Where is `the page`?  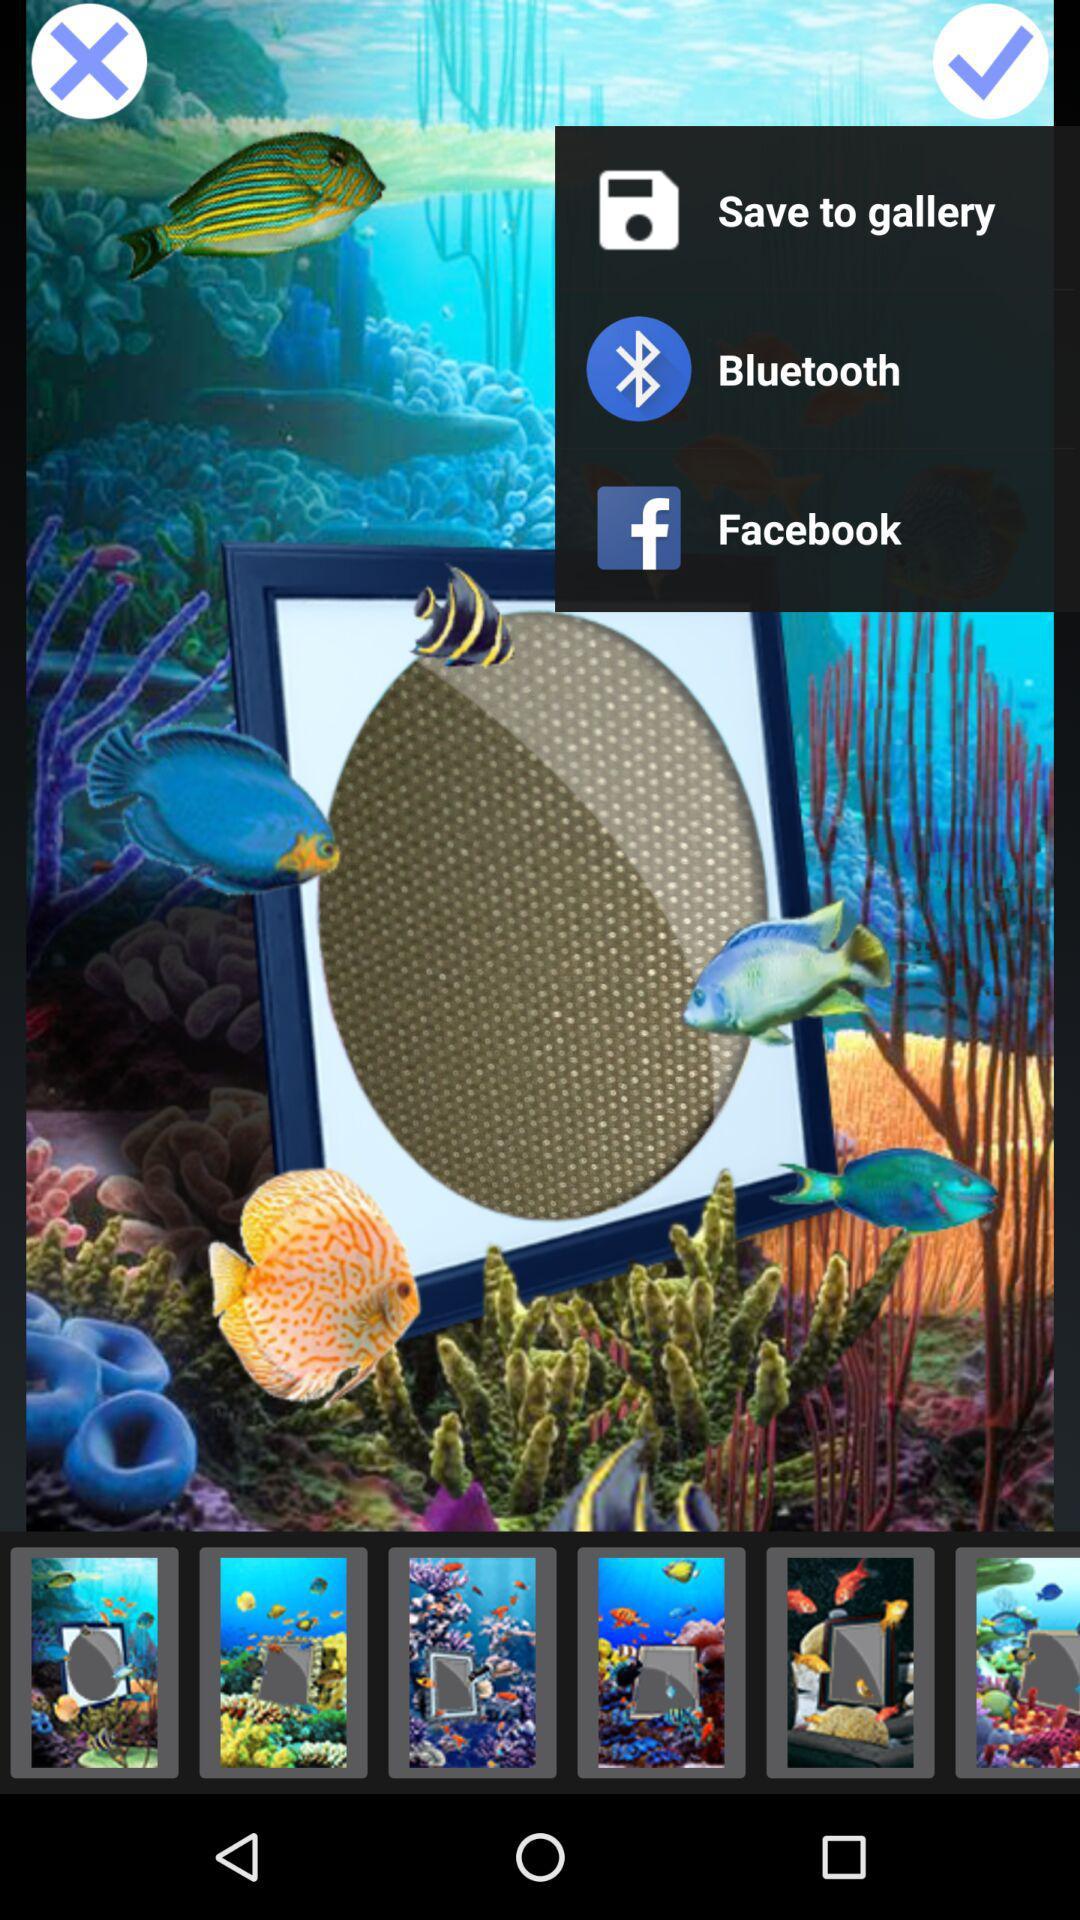 the page is located at coordinates (88, 62).